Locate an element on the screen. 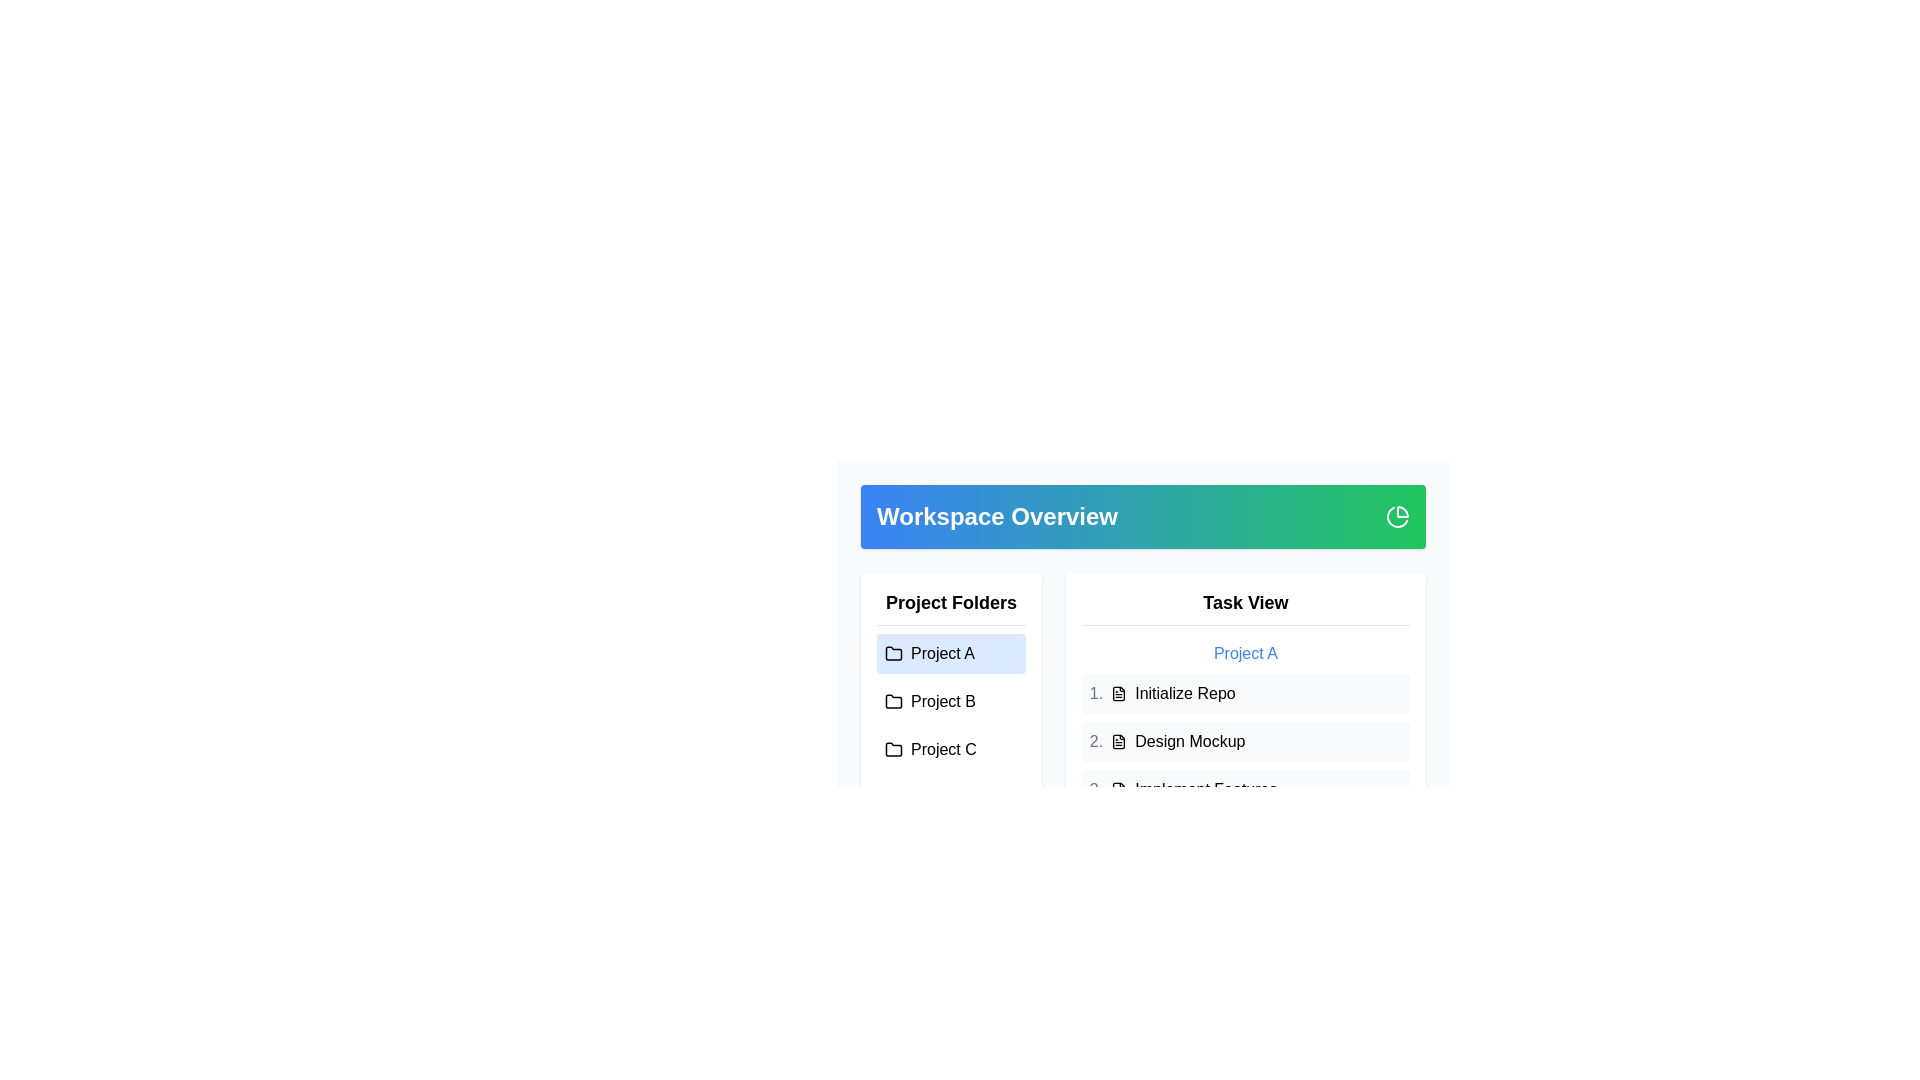 The image size is (1920, 1080). the folder labeled 'Project B' in the list of 'Project Folders' is located at coordinates (950, 701).